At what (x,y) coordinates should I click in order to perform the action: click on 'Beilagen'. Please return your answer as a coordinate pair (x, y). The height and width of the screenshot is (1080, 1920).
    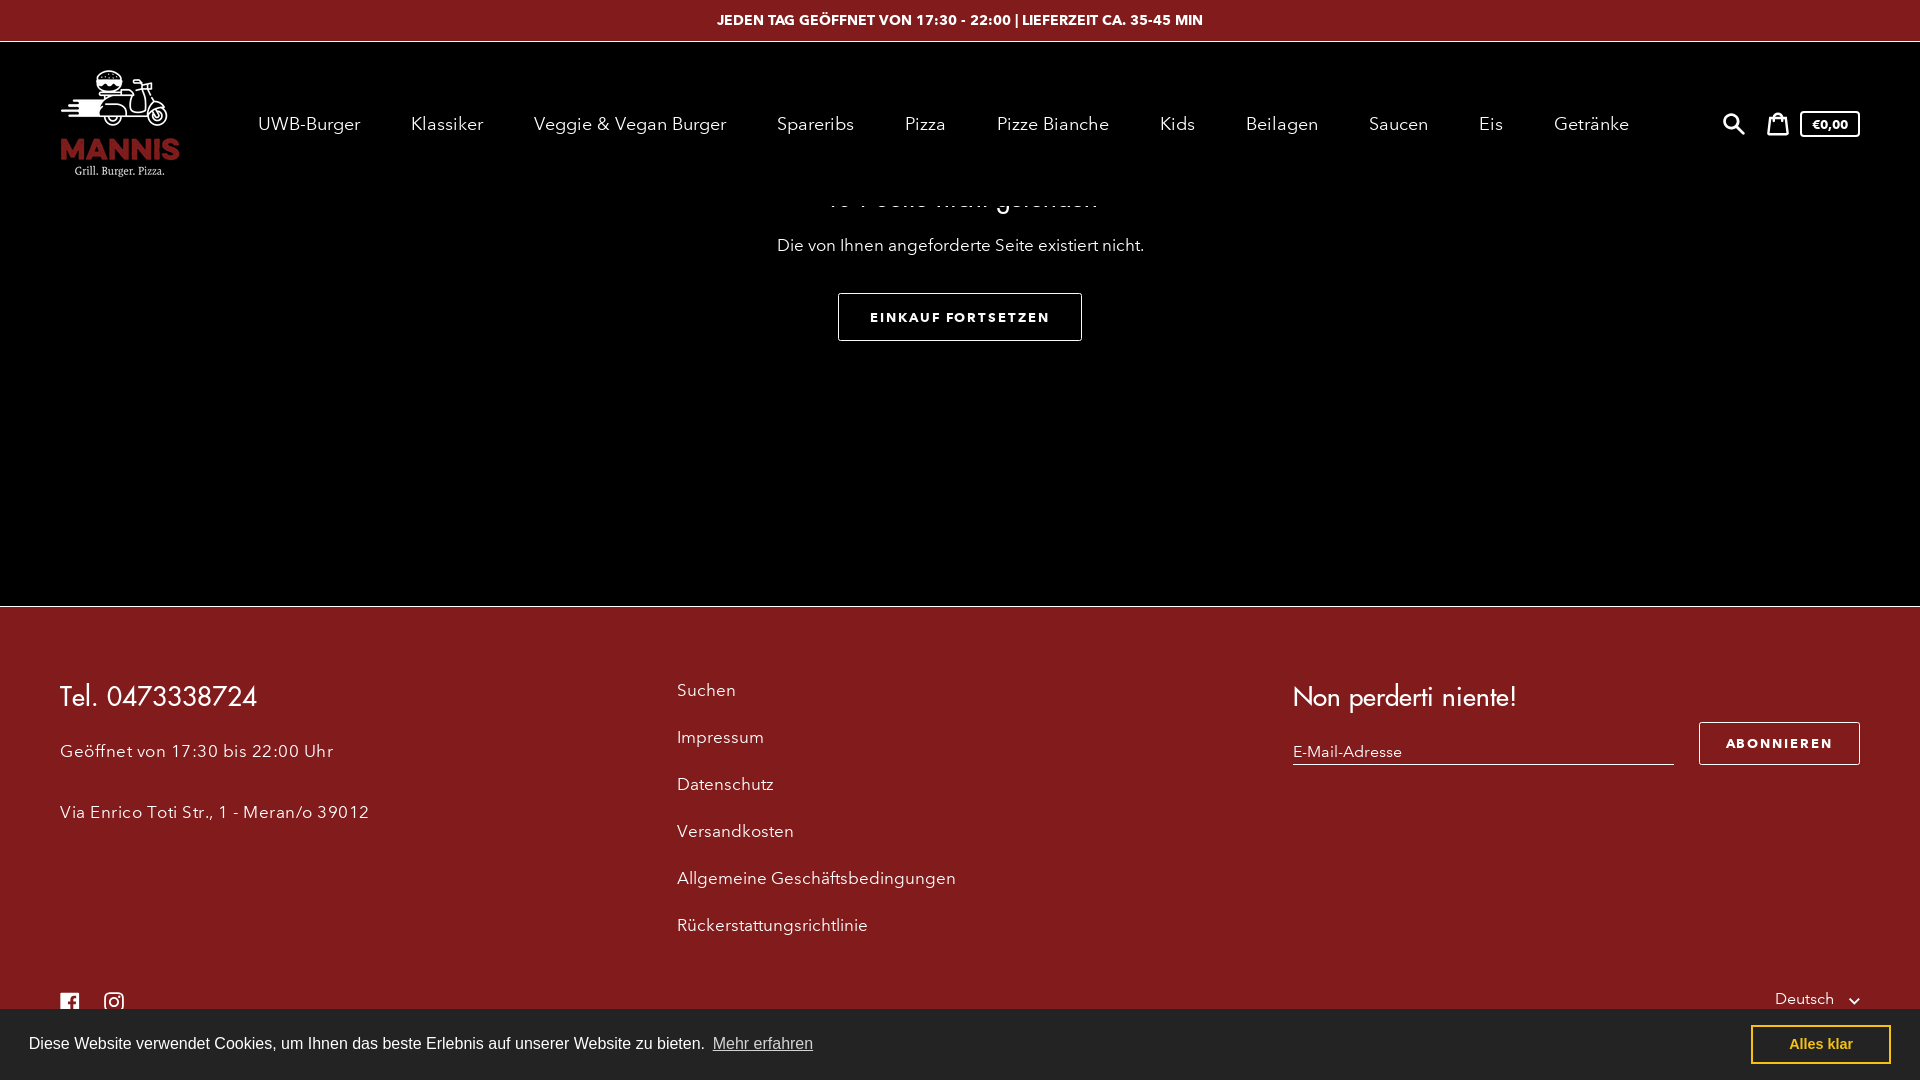
    Looking at the image, I should click on (1284, 123).